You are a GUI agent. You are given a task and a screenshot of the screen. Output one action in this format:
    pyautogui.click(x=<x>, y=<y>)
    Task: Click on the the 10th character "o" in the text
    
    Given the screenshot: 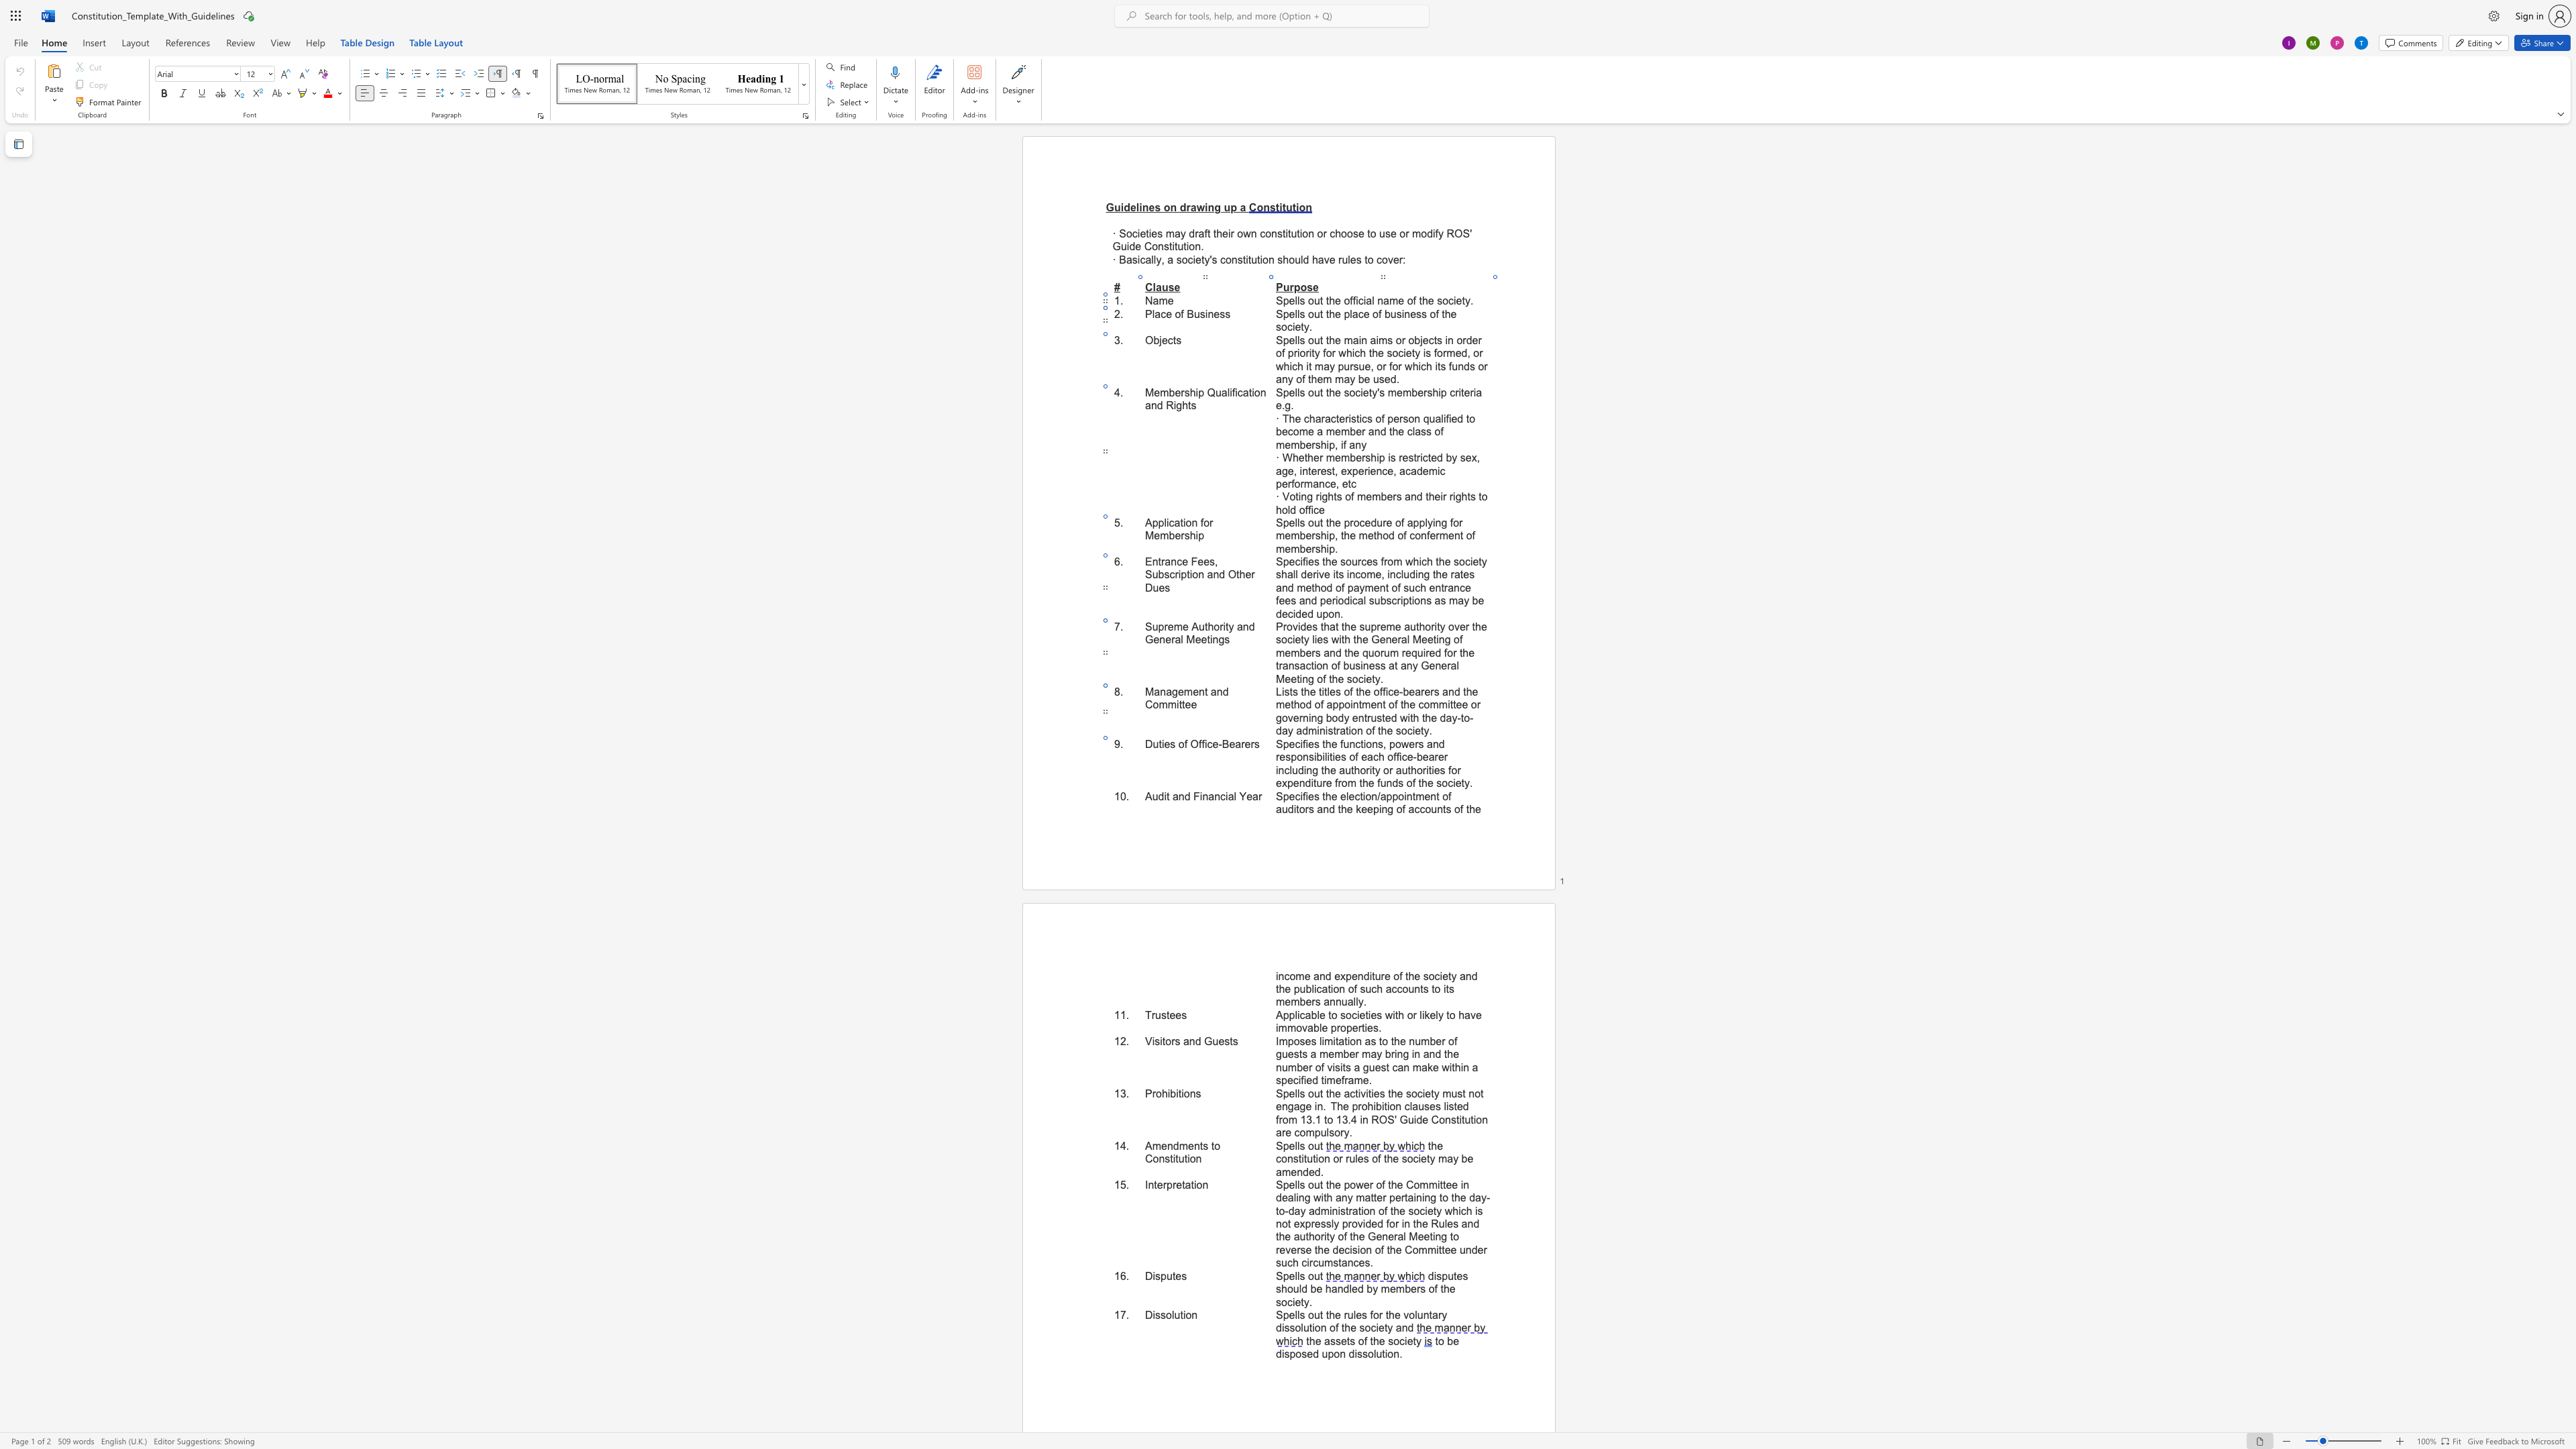 What is the action you would take?
    pyautogui.click(x=1334, y=718)
    